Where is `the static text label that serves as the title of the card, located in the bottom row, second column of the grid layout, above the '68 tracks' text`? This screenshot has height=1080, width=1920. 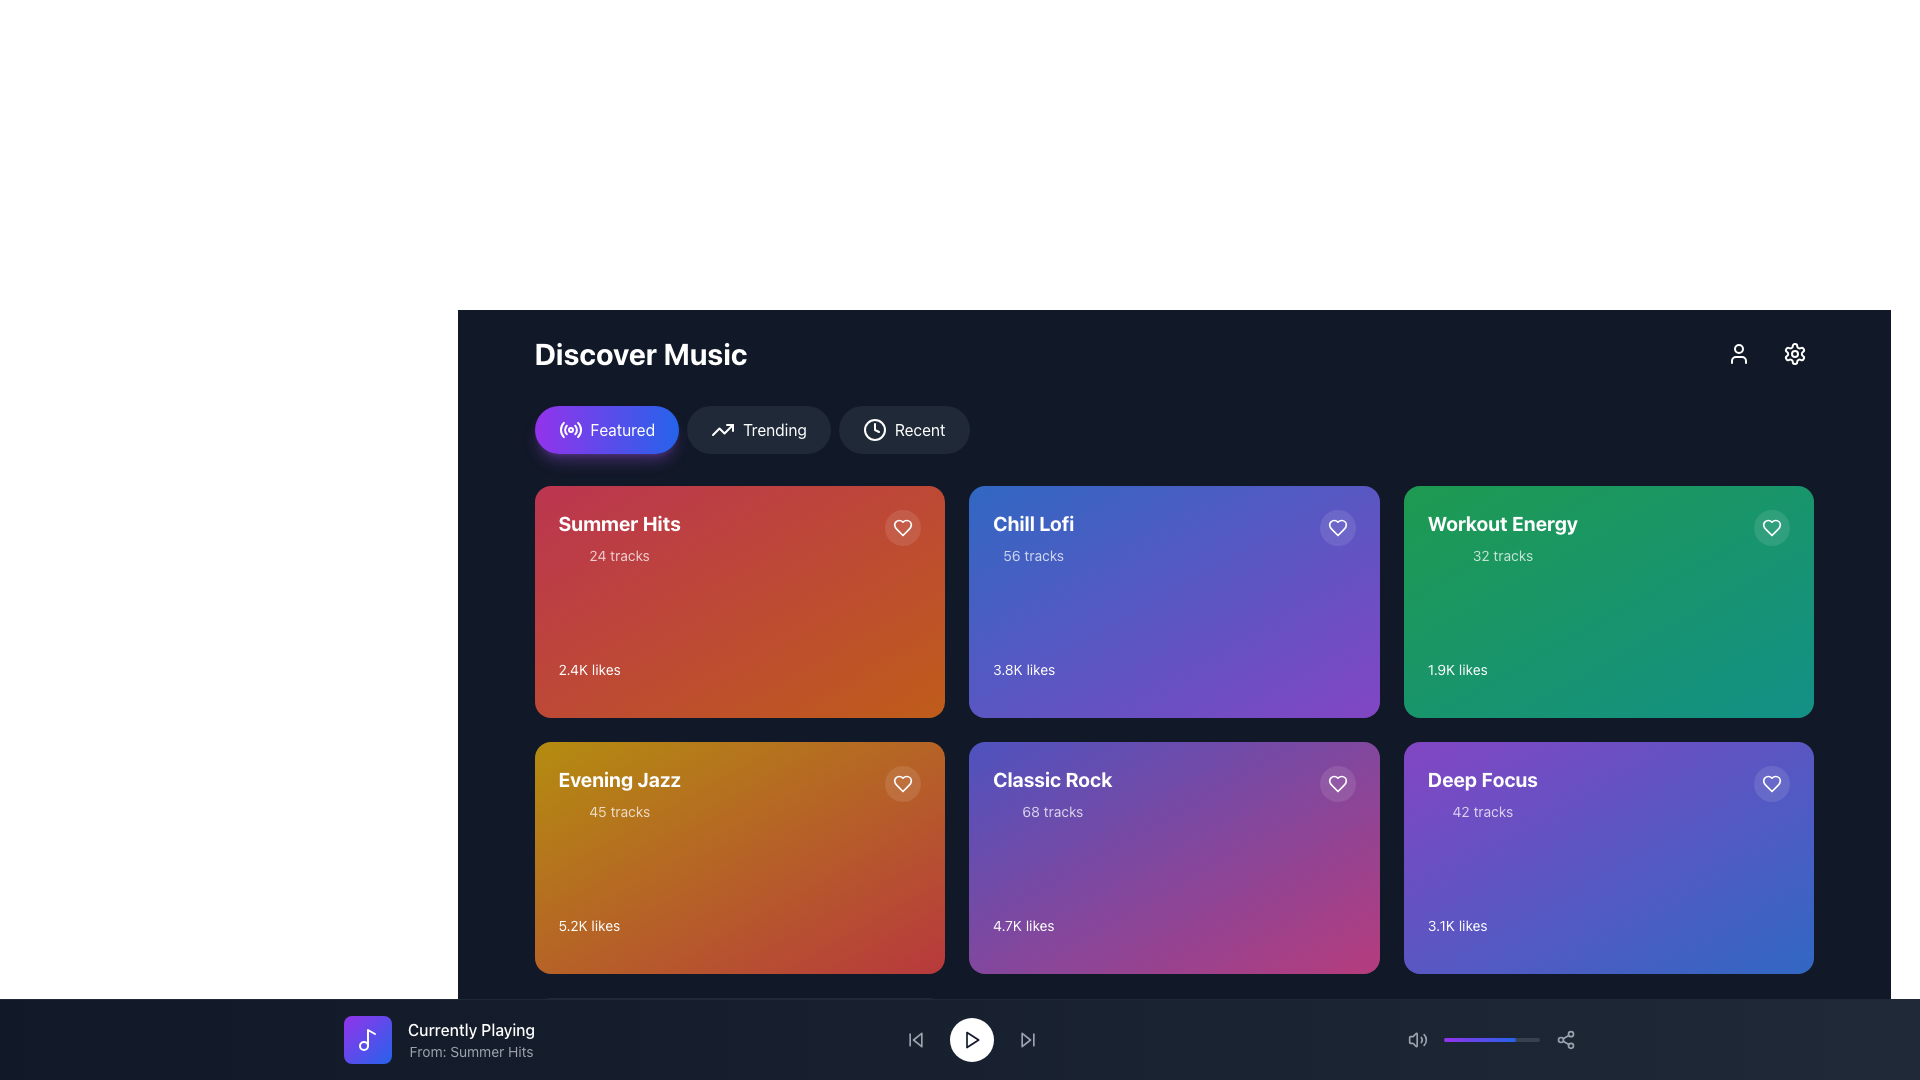 the static text label that serves as the title of the card, located in the bottom row, second column of the grid layout, above the '68 tracks' text is located at coordinates (1051, 778).